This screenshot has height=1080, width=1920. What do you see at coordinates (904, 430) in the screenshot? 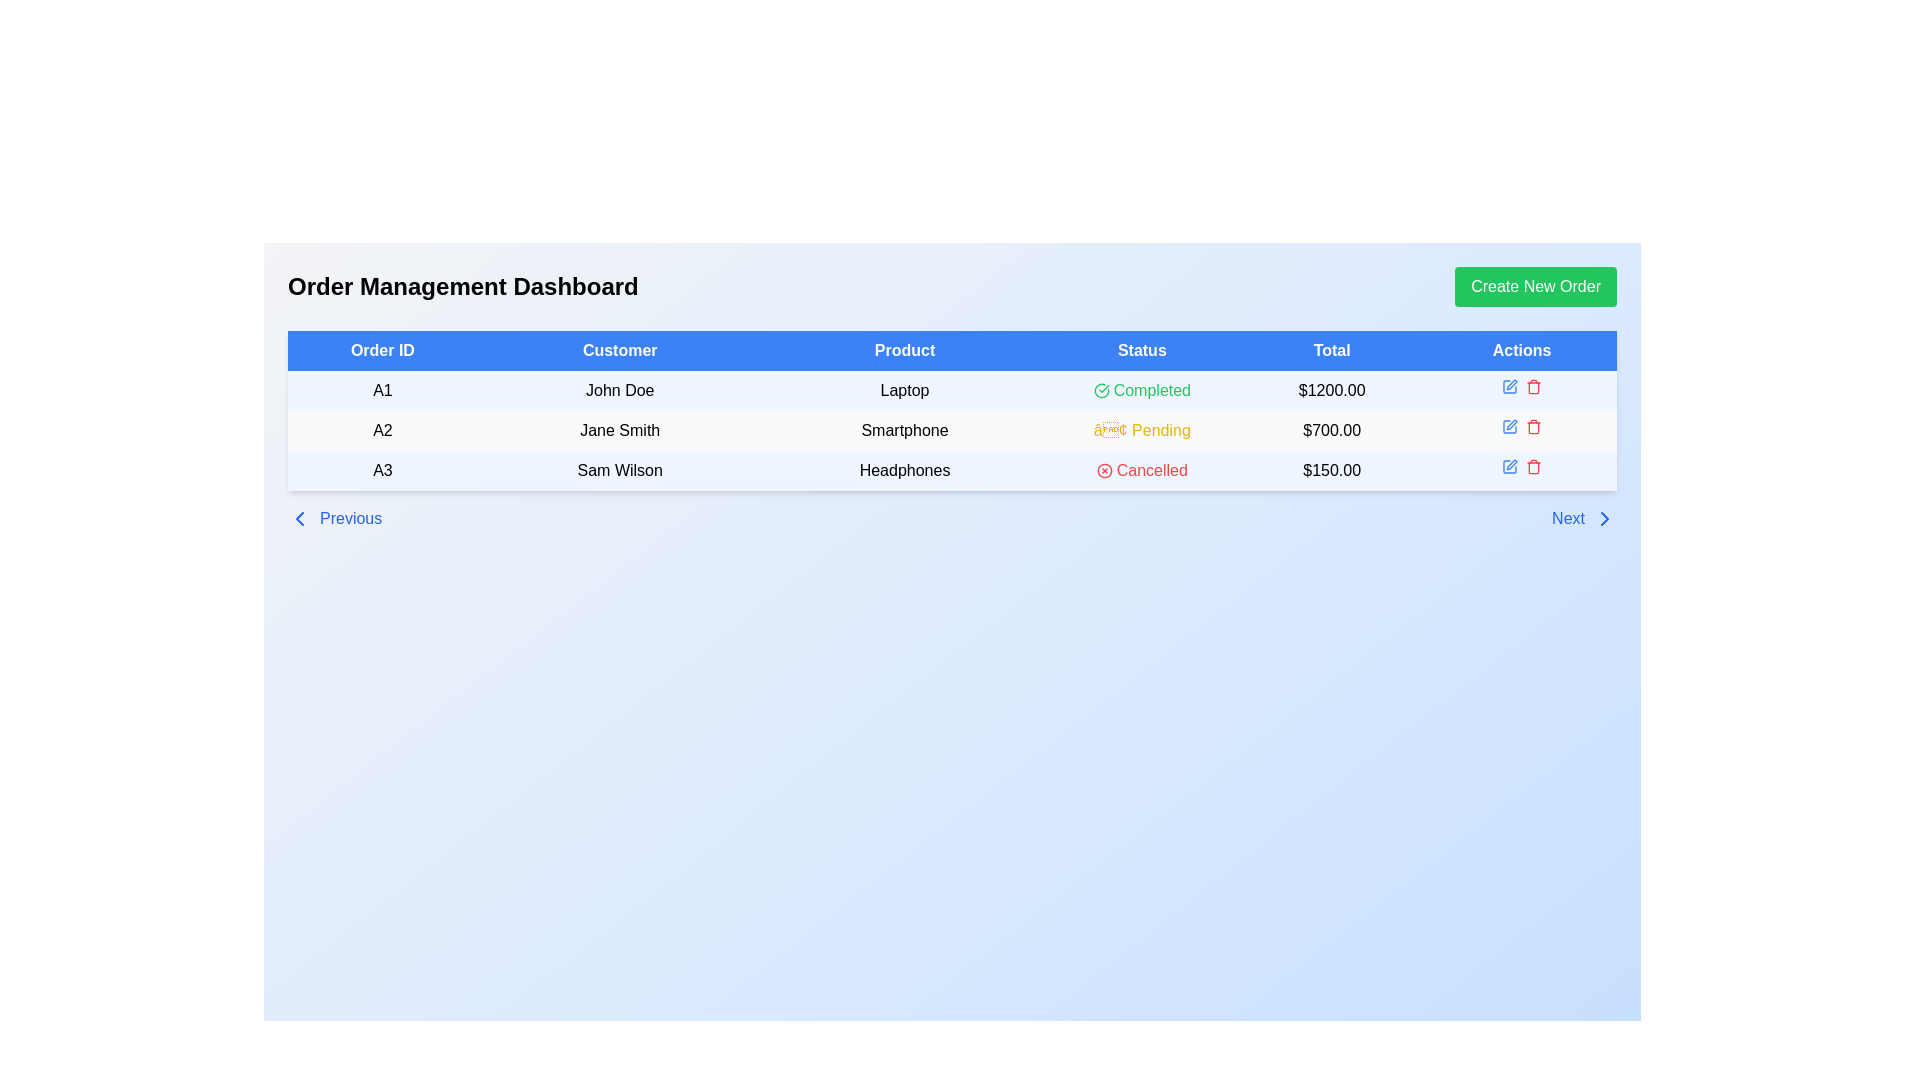
I see `the text label displaying the product name associated with an order in the second row of the table, which is located in the third column, between 'Jane Smith' and '• Pending'` at bounding box center [904, 430].